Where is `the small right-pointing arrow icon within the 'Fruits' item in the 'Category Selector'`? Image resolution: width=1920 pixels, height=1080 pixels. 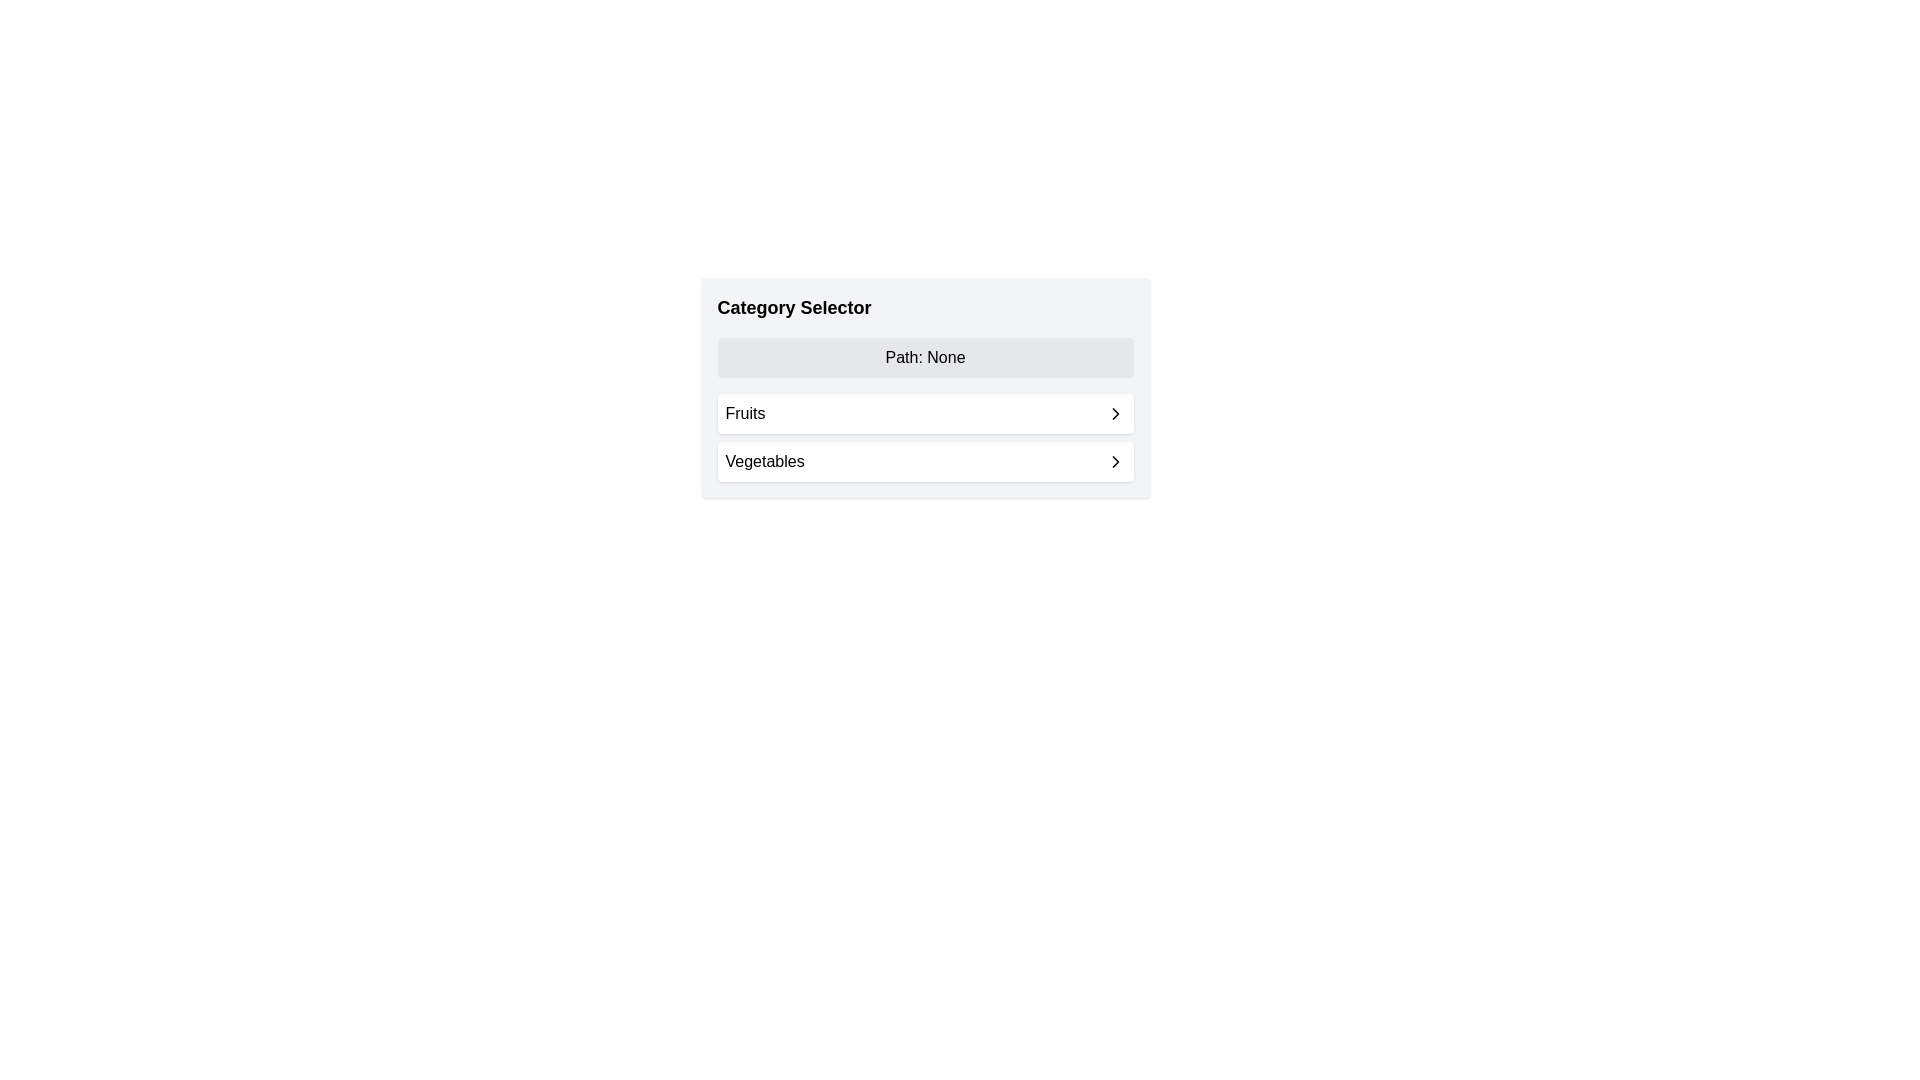
the small right-pointing arrow icon within the 'Fruits' item in the 'Category Selector' is located at coordinates (1114, 412).